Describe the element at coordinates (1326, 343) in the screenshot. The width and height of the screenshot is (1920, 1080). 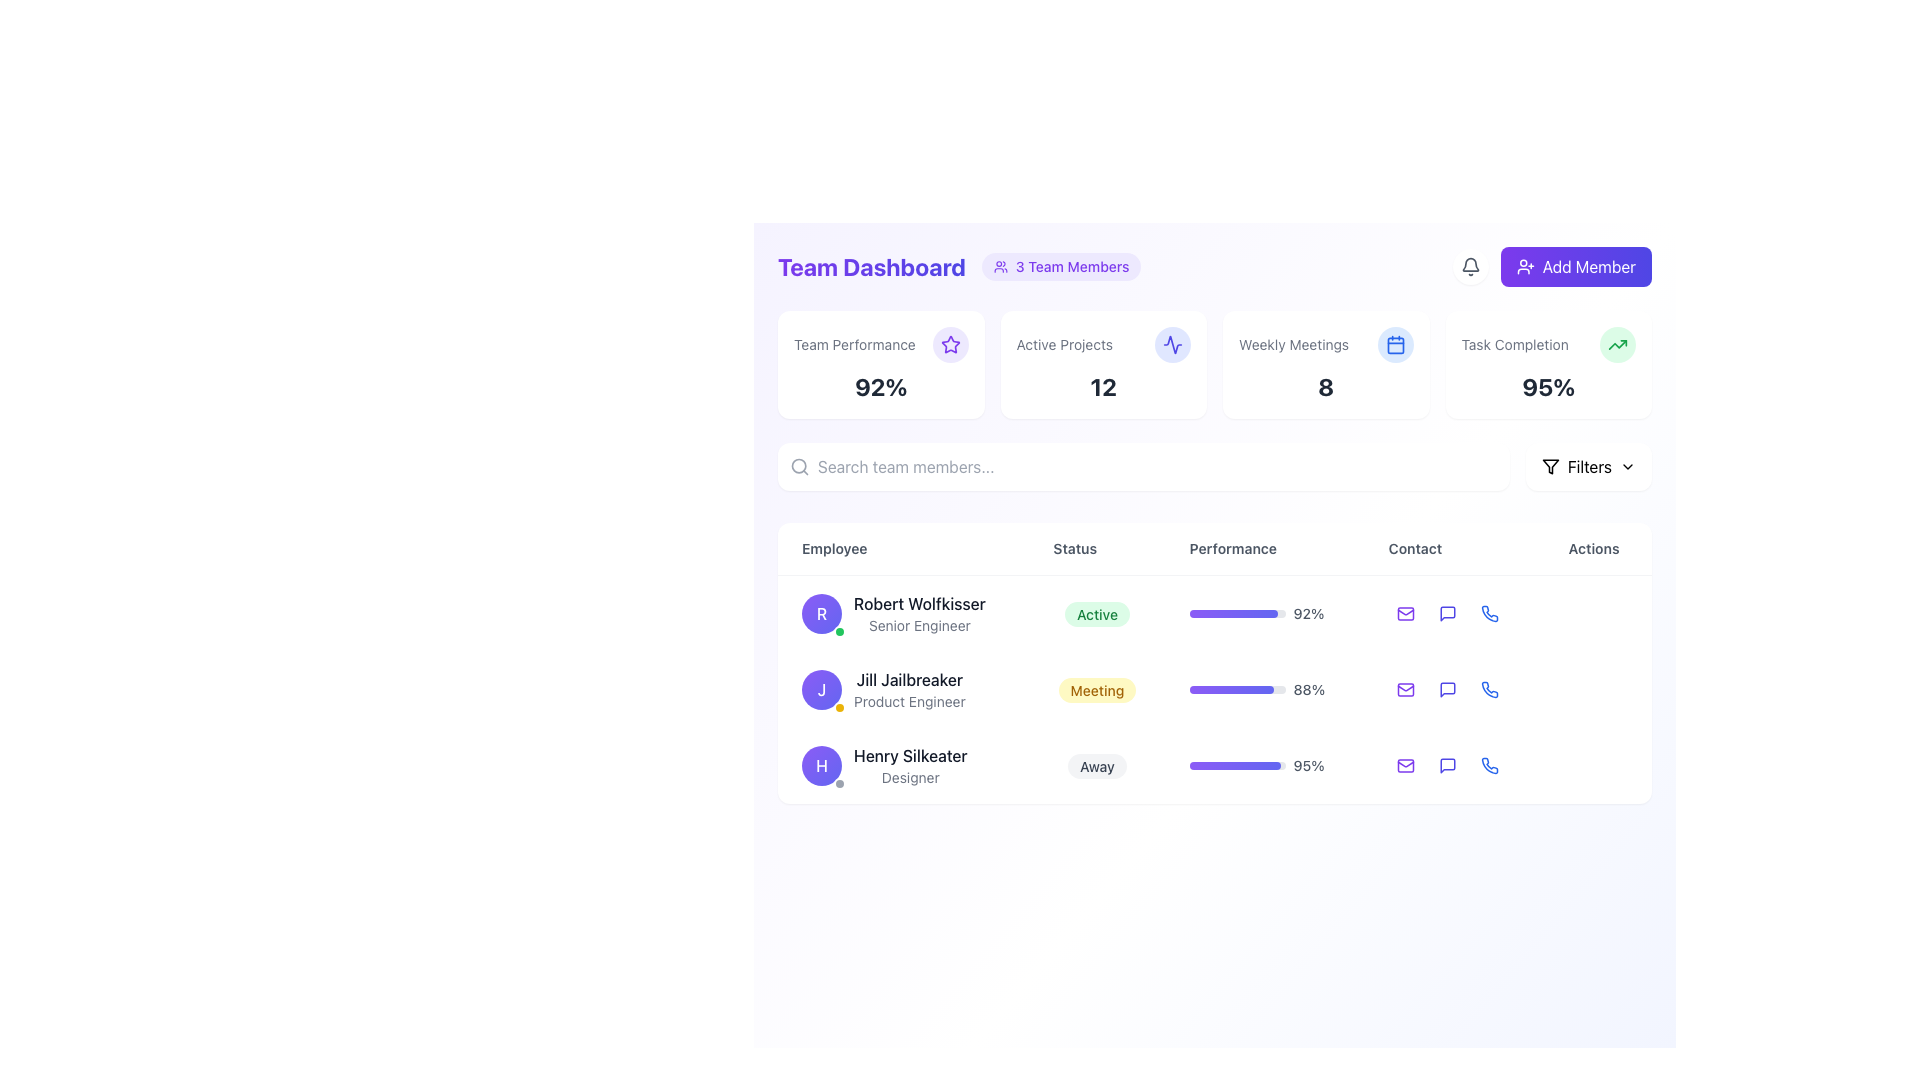
I see `the 'Weekly Meetings' label, which is a smaller gray font text located near the top-left corner of a rectangular box, aligned horizontally with a calendar icon` at that location.